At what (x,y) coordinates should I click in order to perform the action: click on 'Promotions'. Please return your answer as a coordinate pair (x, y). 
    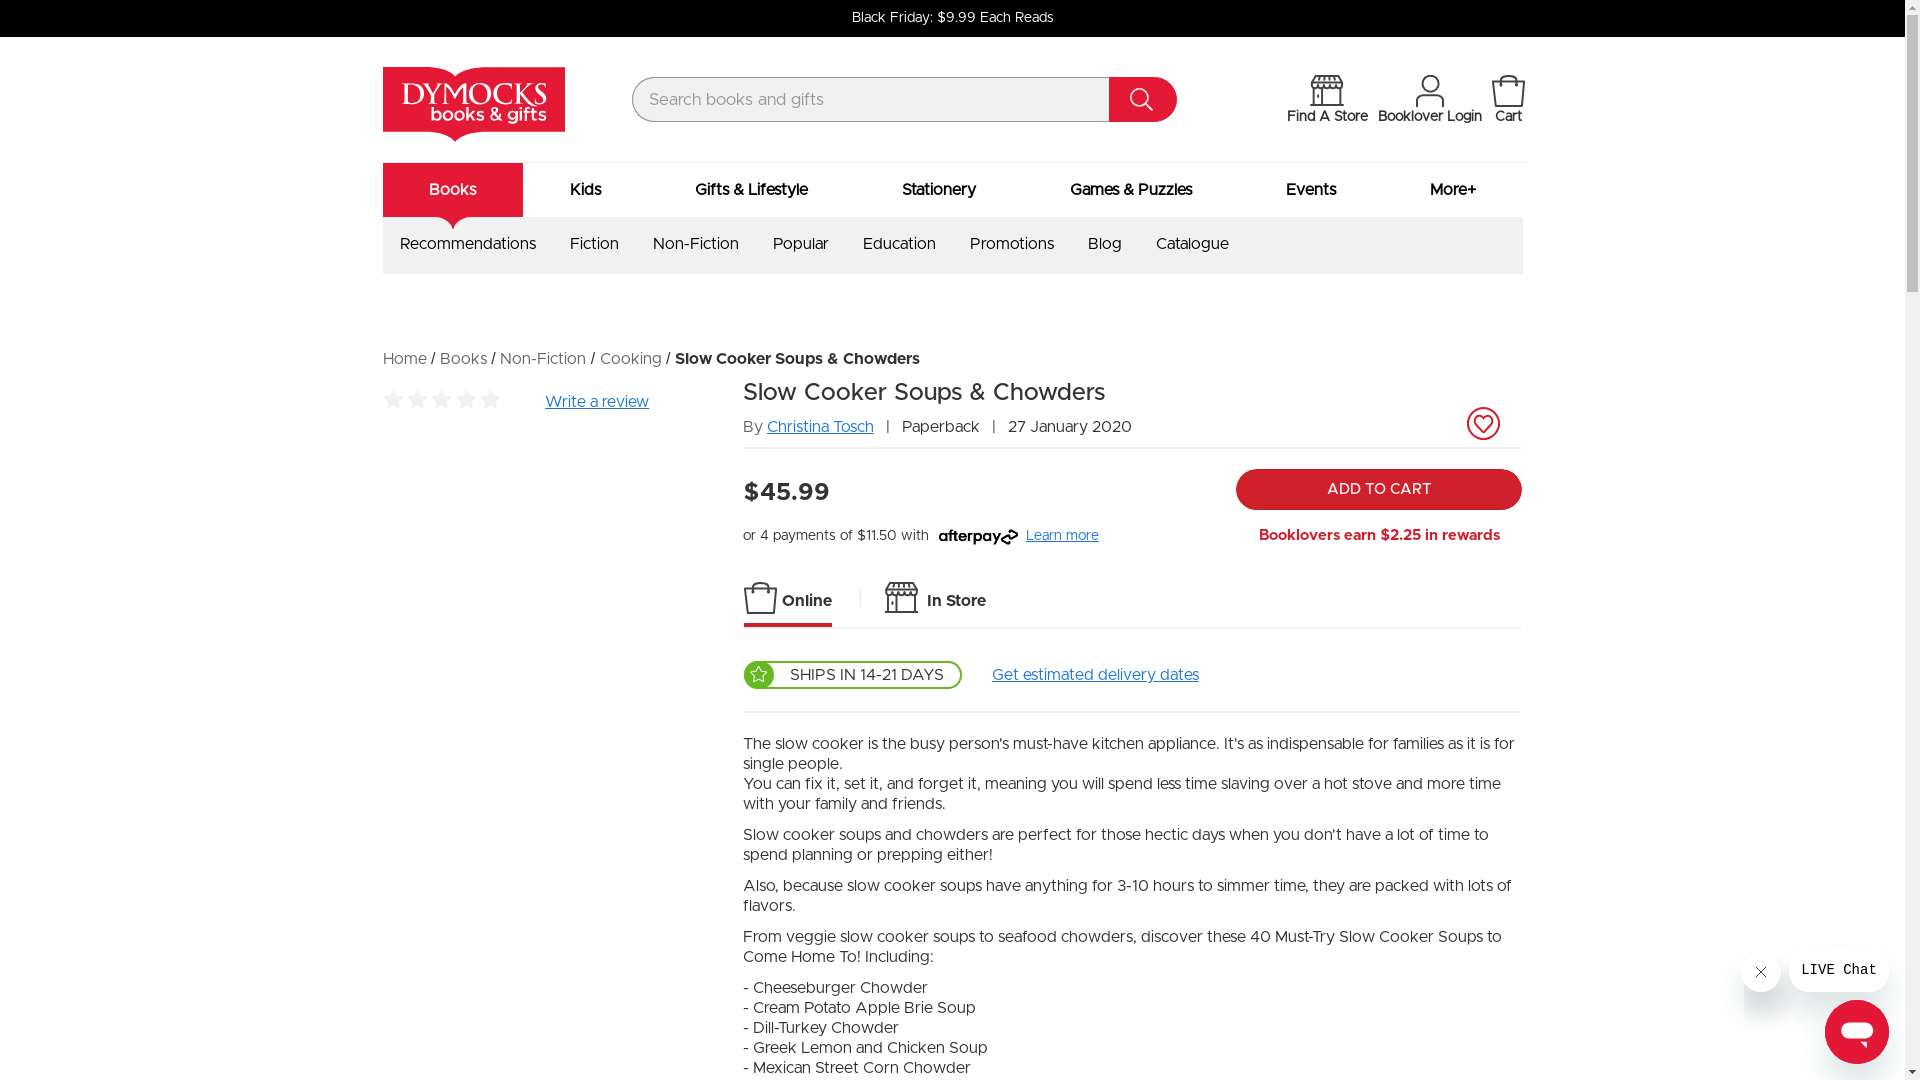
    Looking at the image, I should click on (1012, 242).